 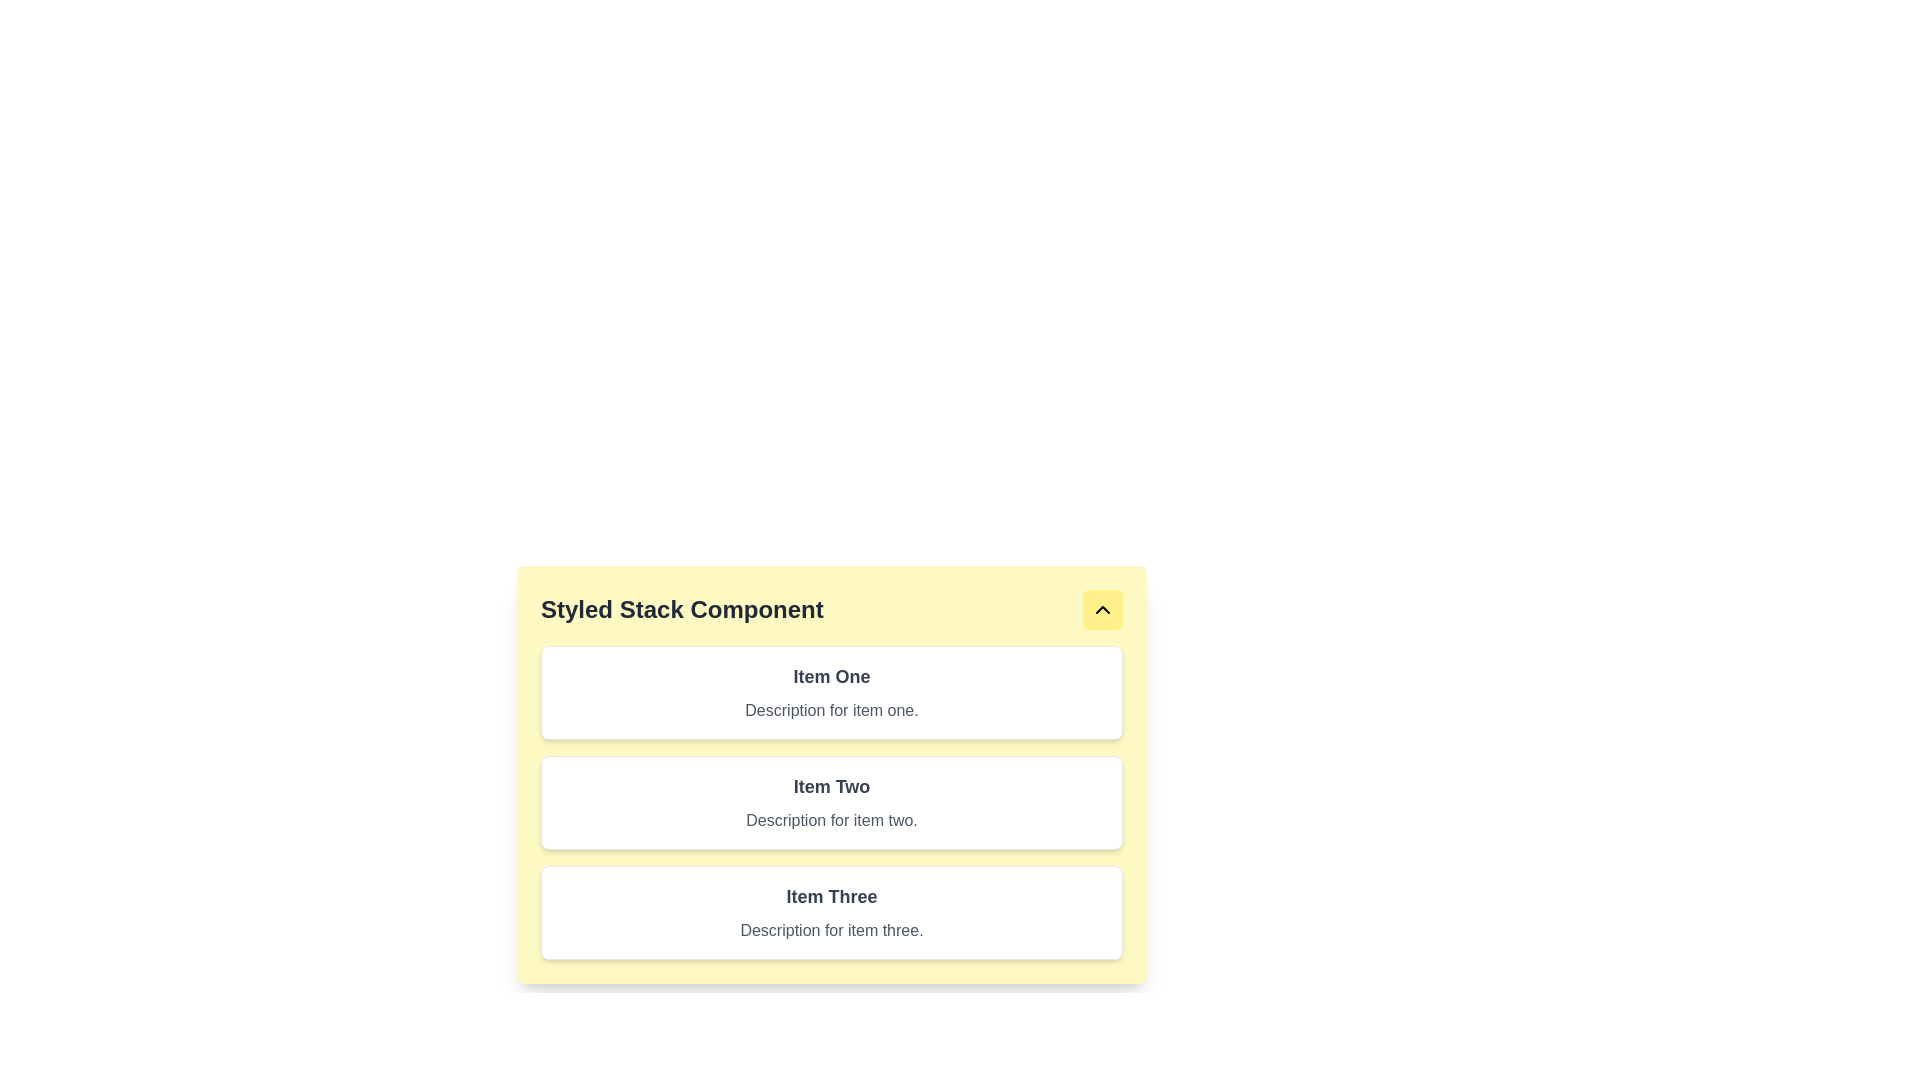 What do you see at coordinates (682, 608) in the screenshot?
I see `the 'Styled Stack Component' text label, which is styled with a large, bold font and dark gray color, located within a yellow background area` at bounding box center [682, 608].